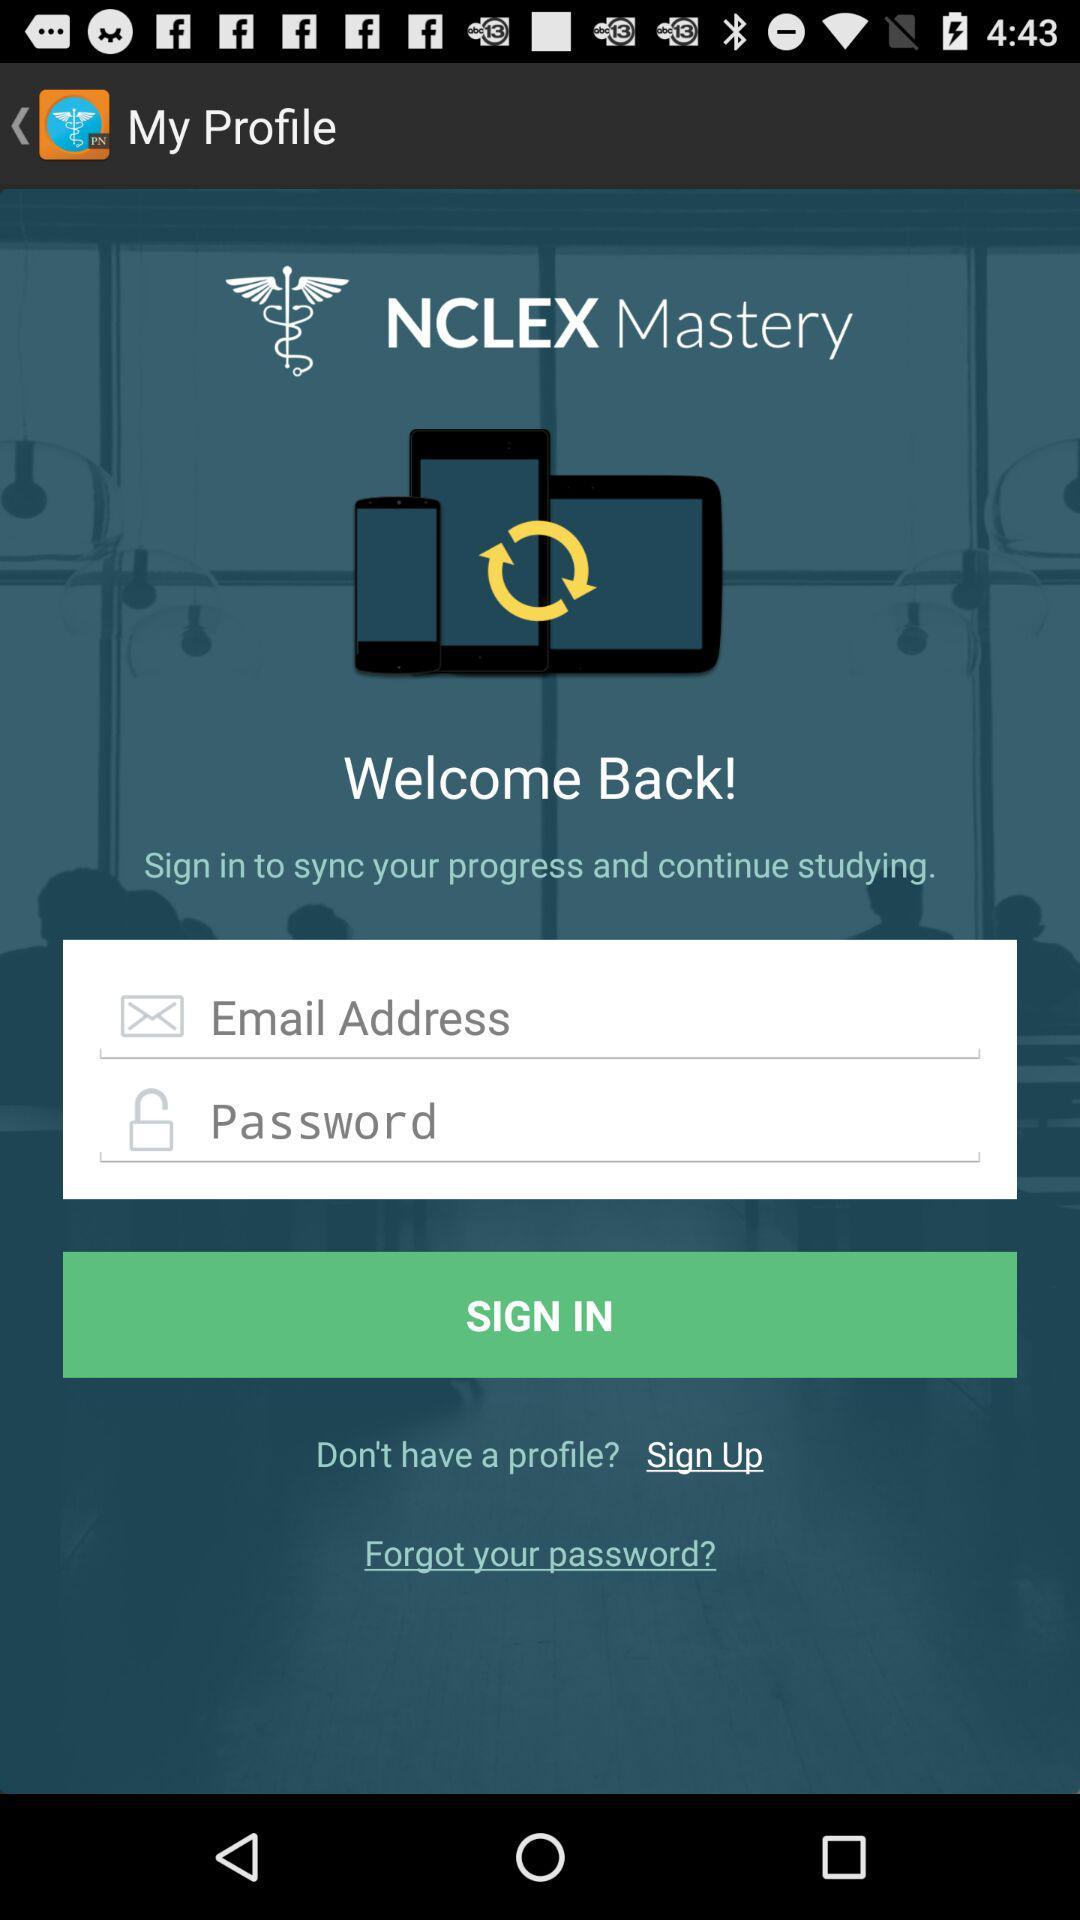 This screenshot has height=1920, width=1080. I want to click on the app to the right of the don t have, so click(704, 1453).